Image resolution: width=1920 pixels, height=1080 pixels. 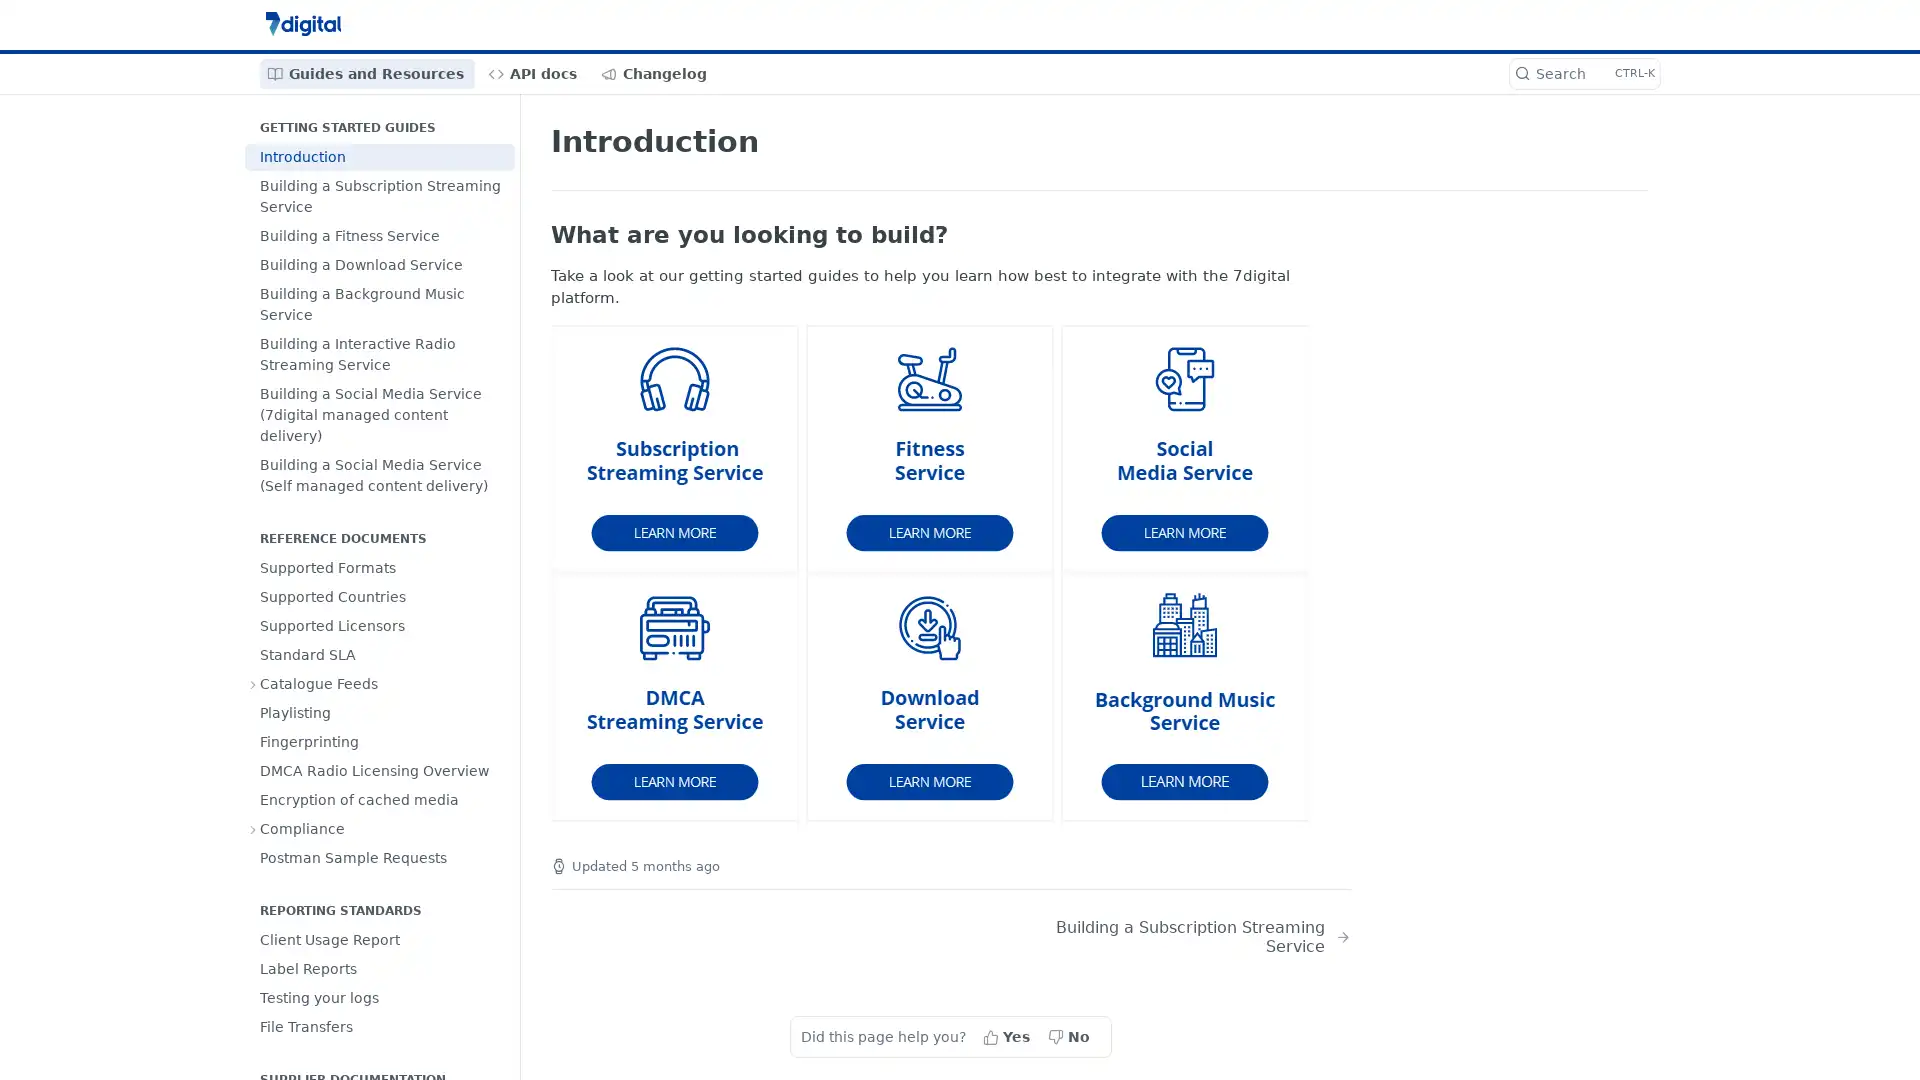 What do you see at coordinates (676, 696) in the screenshot?
I see `homepage` at bounding box center [676, 696].